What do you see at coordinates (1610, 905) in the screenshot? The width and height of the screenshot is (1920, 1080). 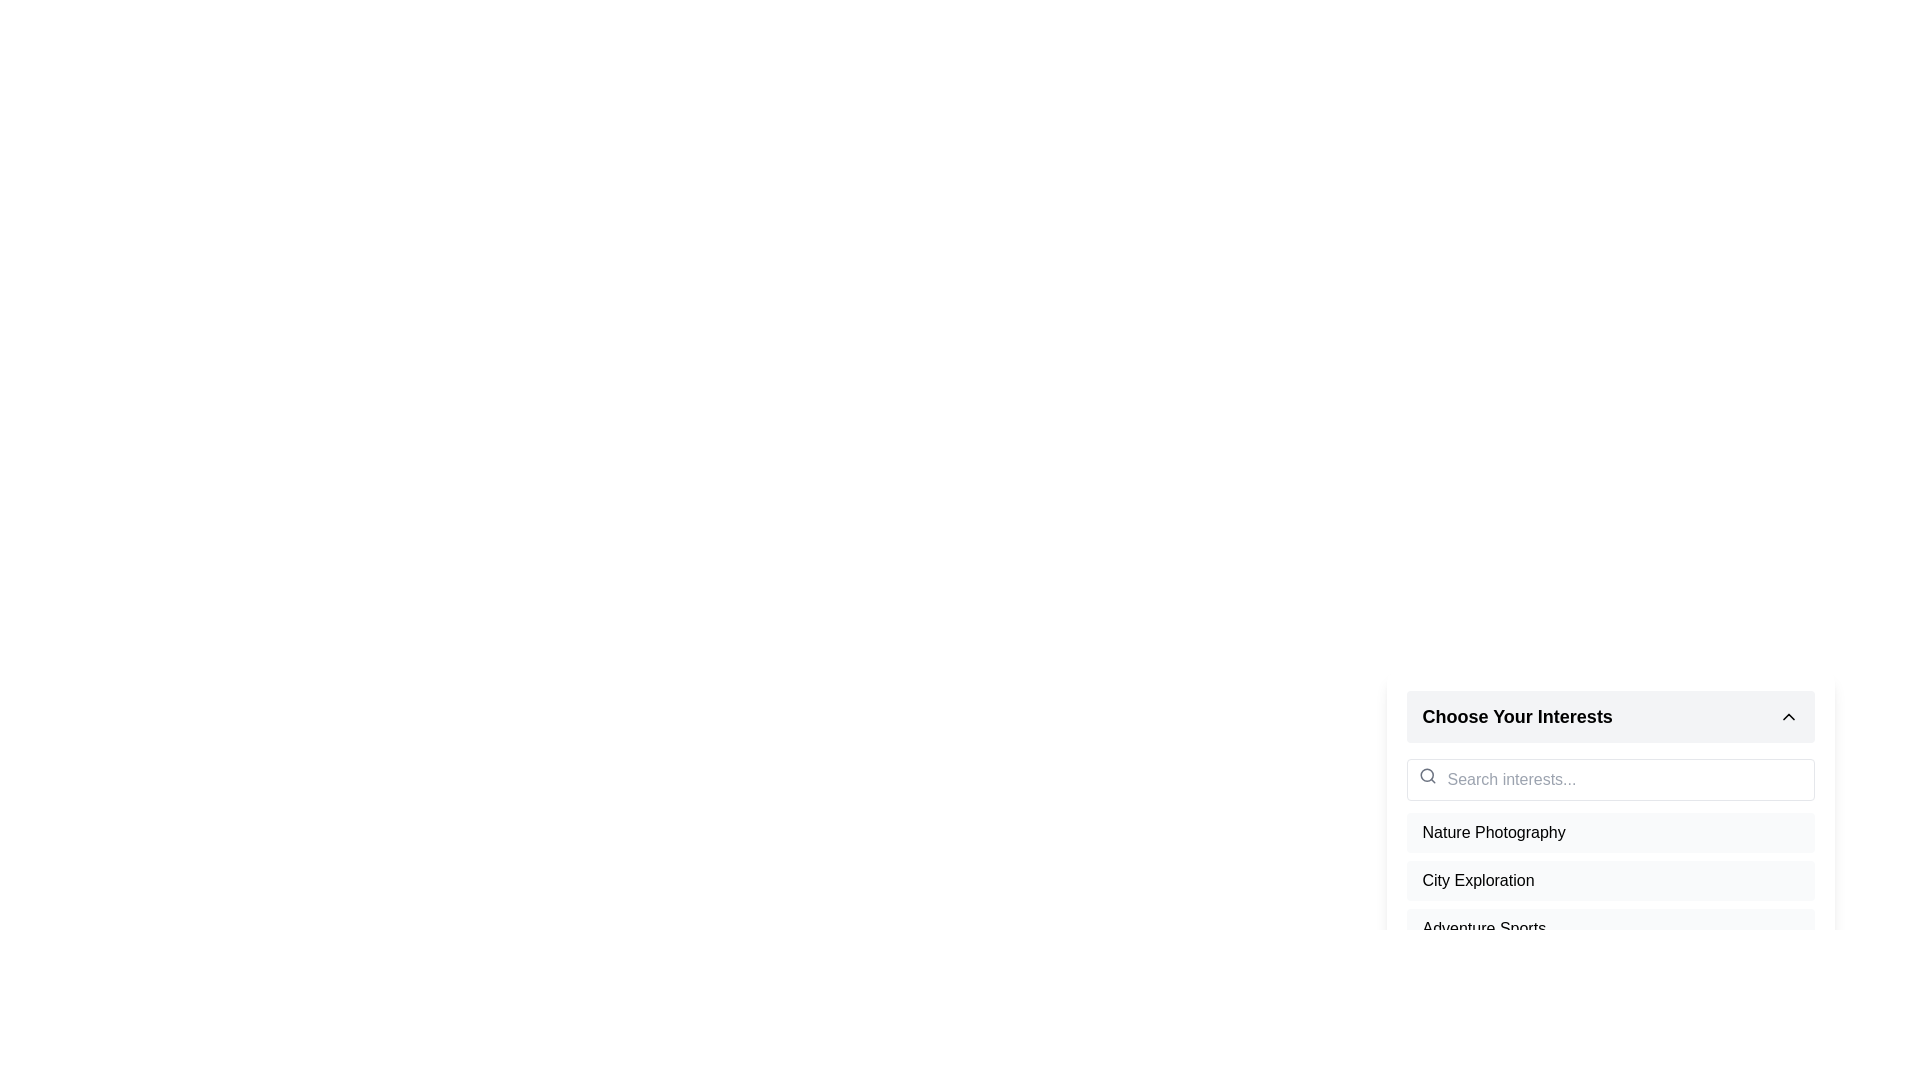 I see `the second item 'City Exploration' in the dropdown menu titled 'Choose Your Interests'` at bounding box center [1610, 905].